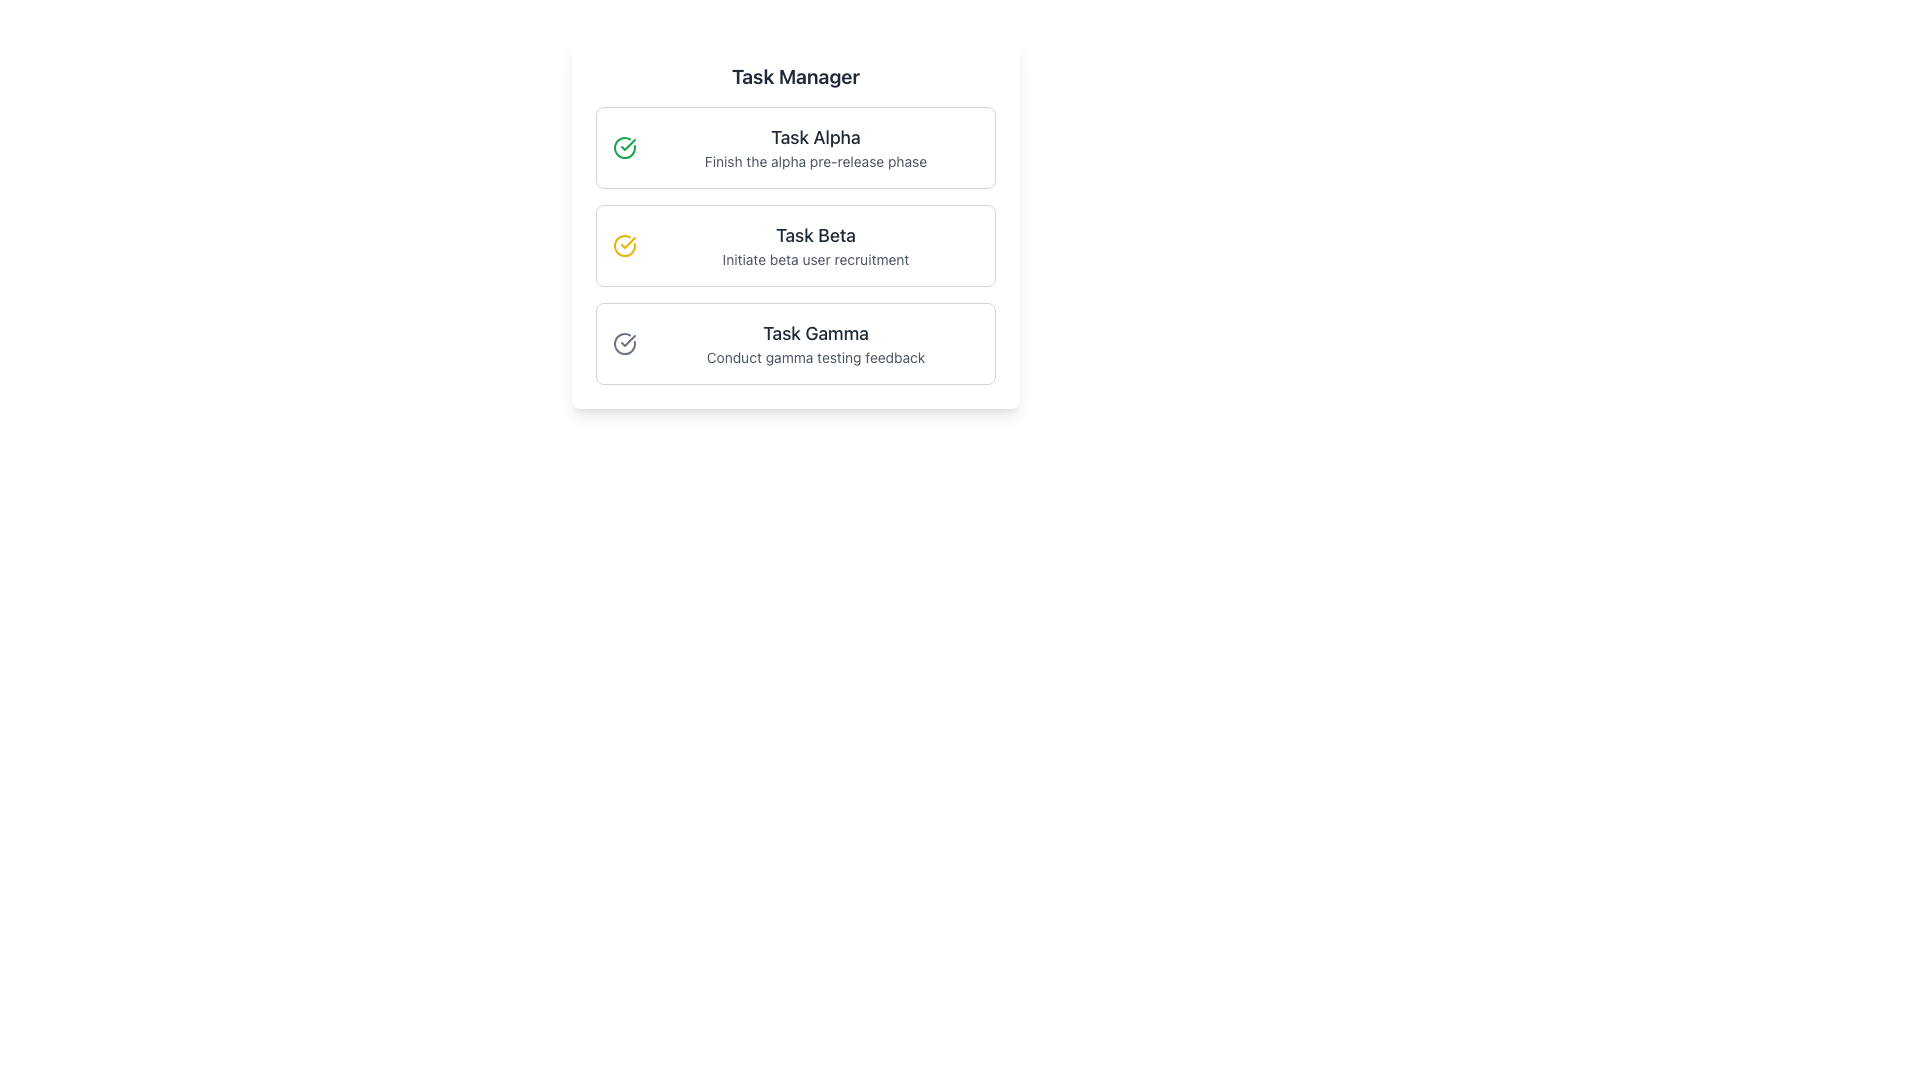 The image size is (1920, 1080). I want to click on static text label that provides a descriptive detail about Task Gamma, which is located below the 'Task Gamma' title in the last card of the task list, so click(816, 357).